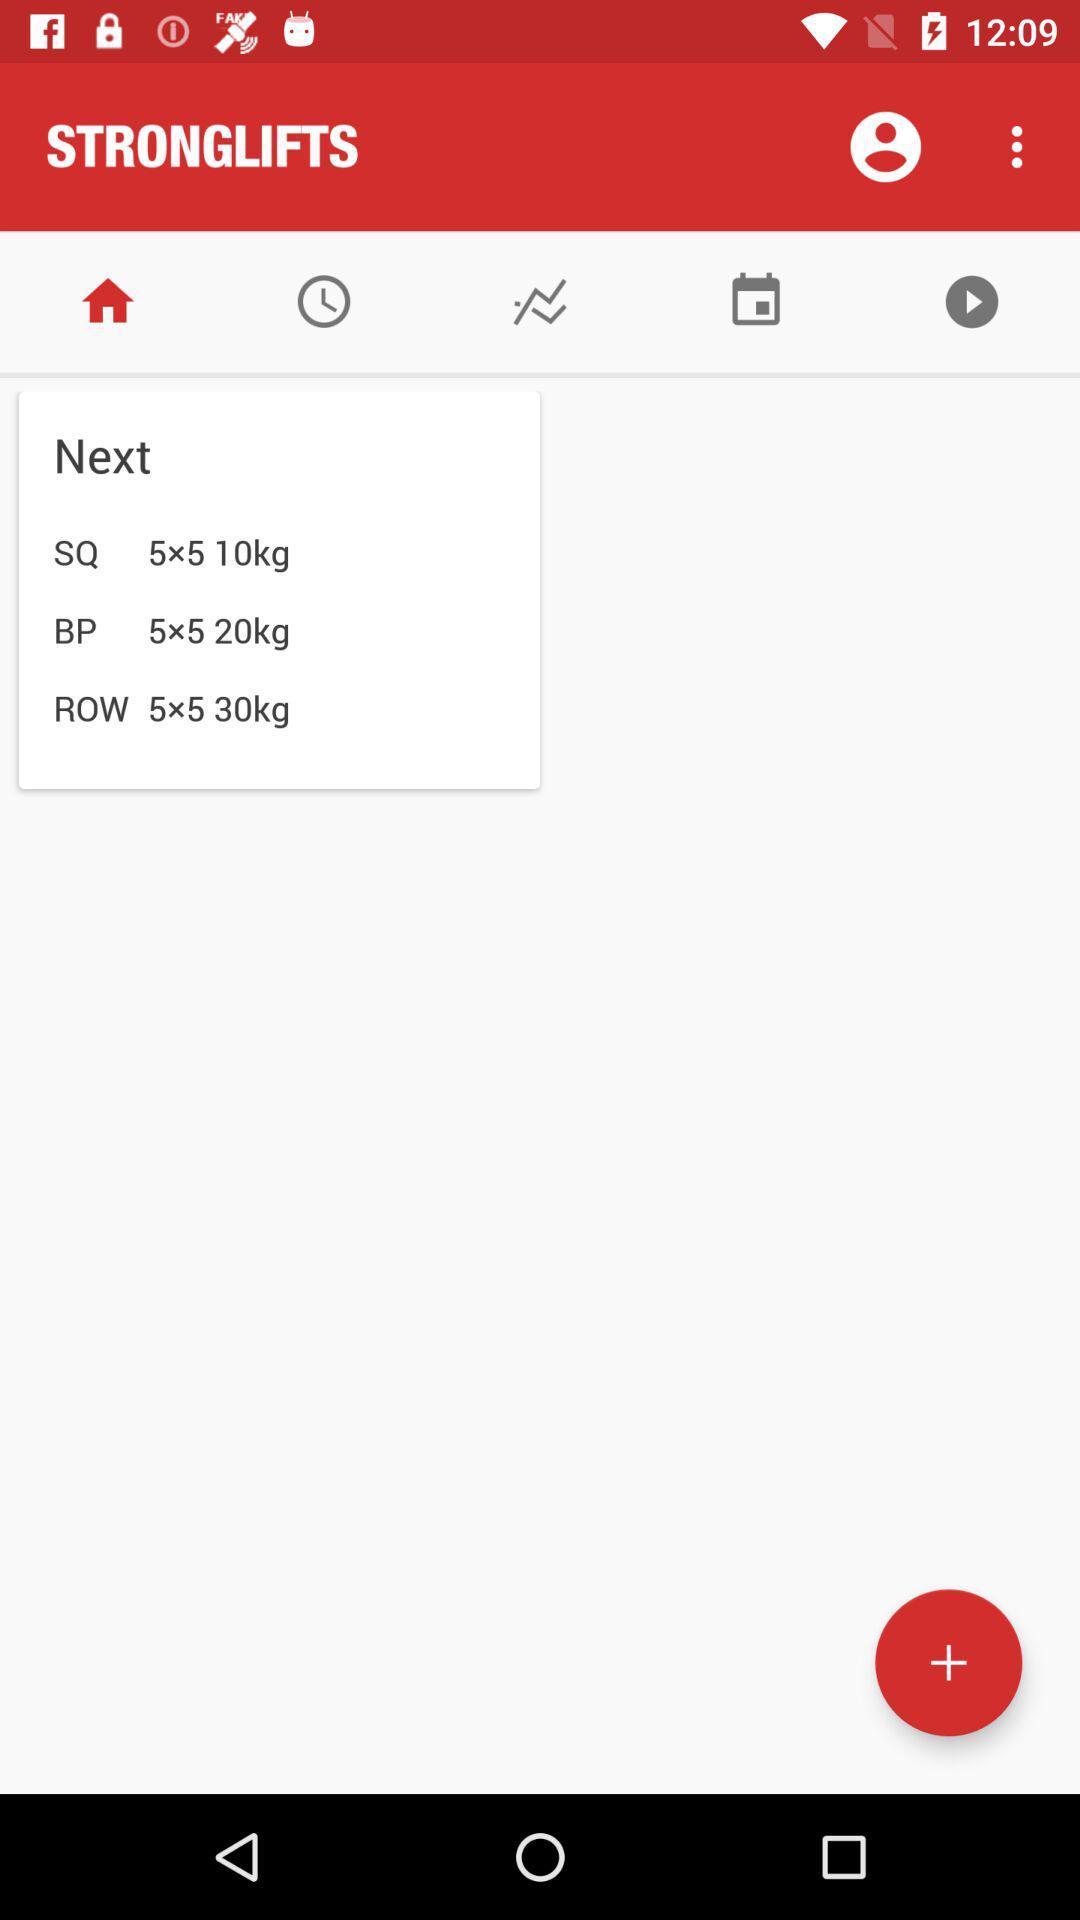 This screenshot has width=1080, height=1920. Describe the element at coordinates (323, 300) in the screenshot. I see `item history` at that location.